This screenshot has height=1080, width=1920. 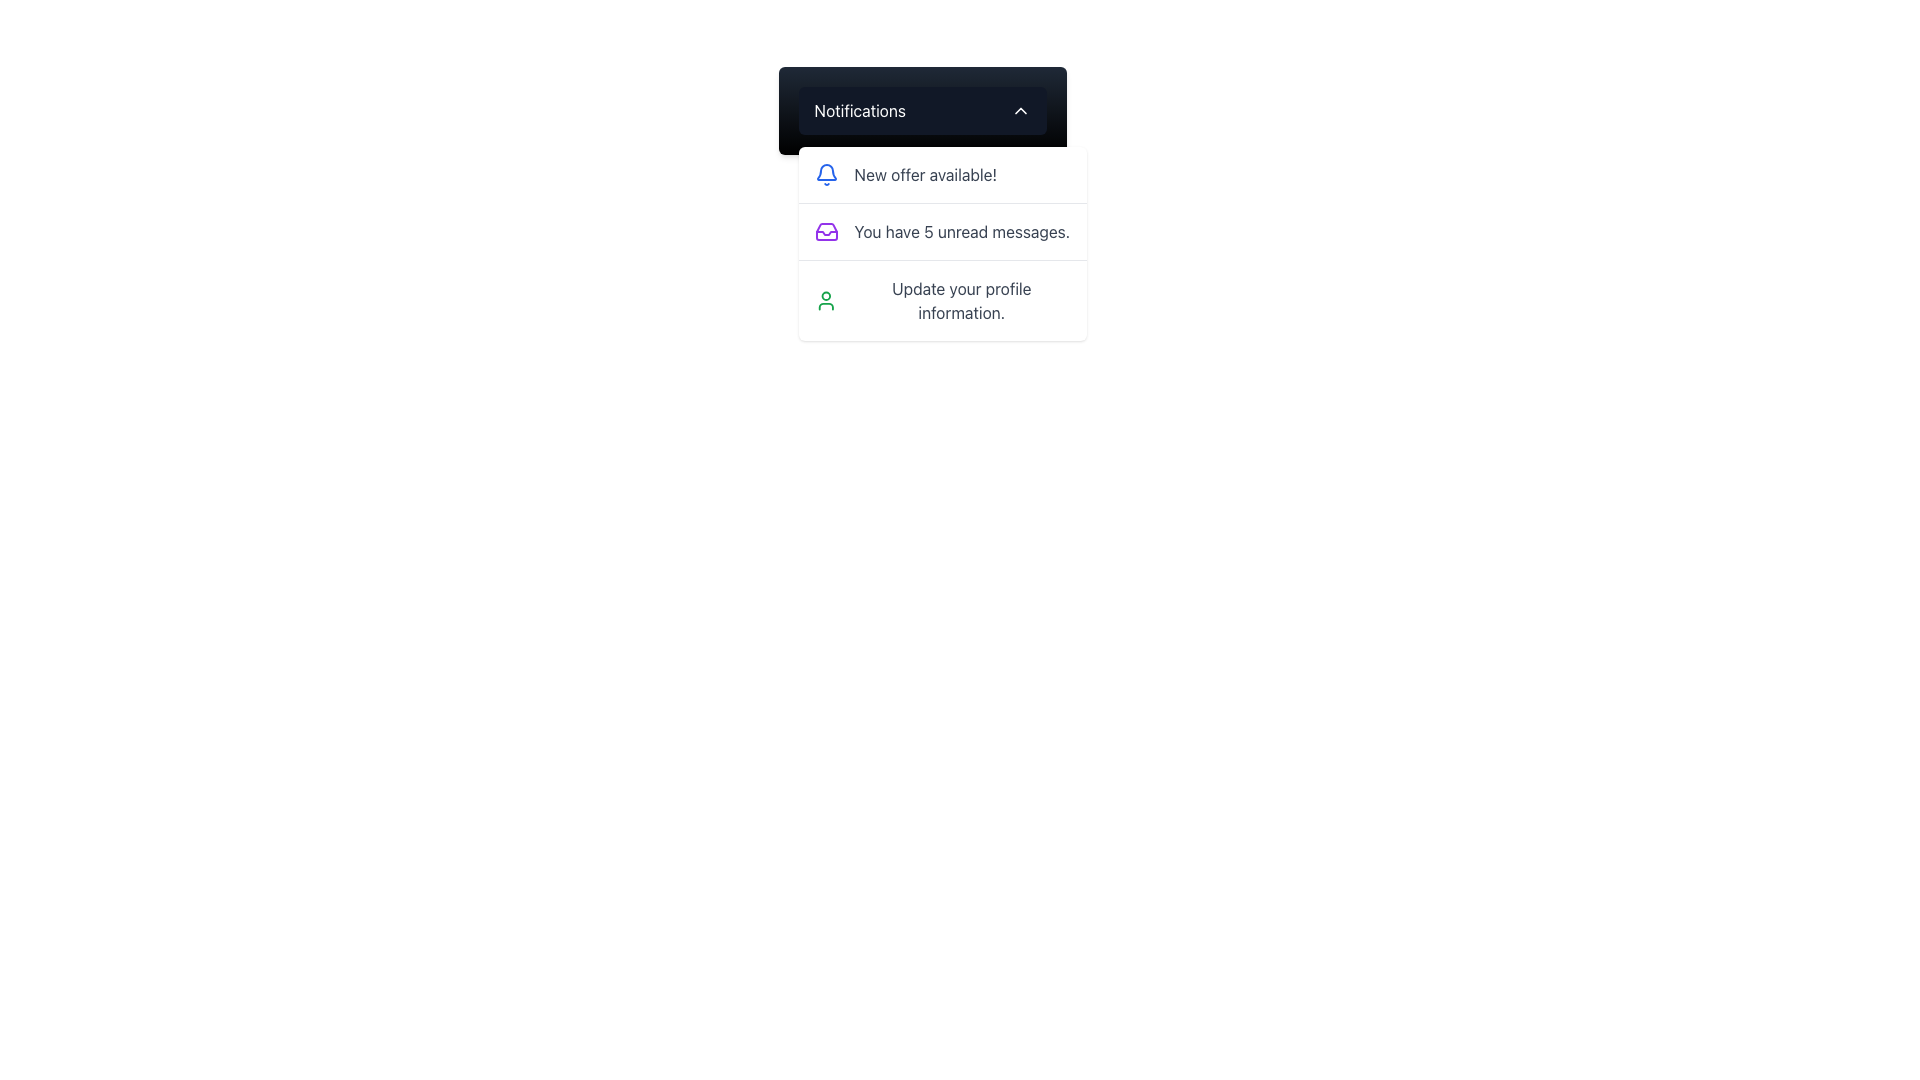 I want to click on the third item in the dropdown menu that contains a green user icon and the text 'Update your profile information.', so click(x=941, y=300).